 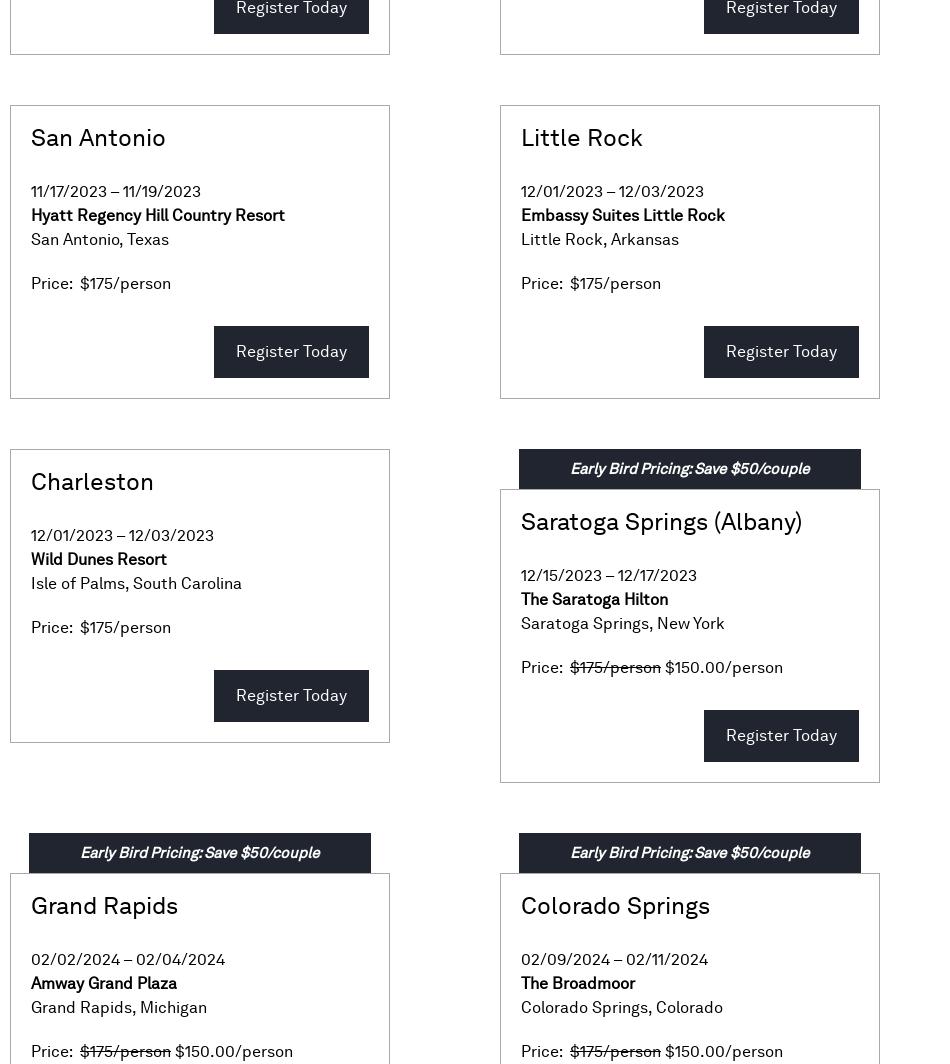 What do you see at coordinates (98, 559) in the screenshot?
I see `'Wild Dunes Resort'` at bounding box center [98, 559].